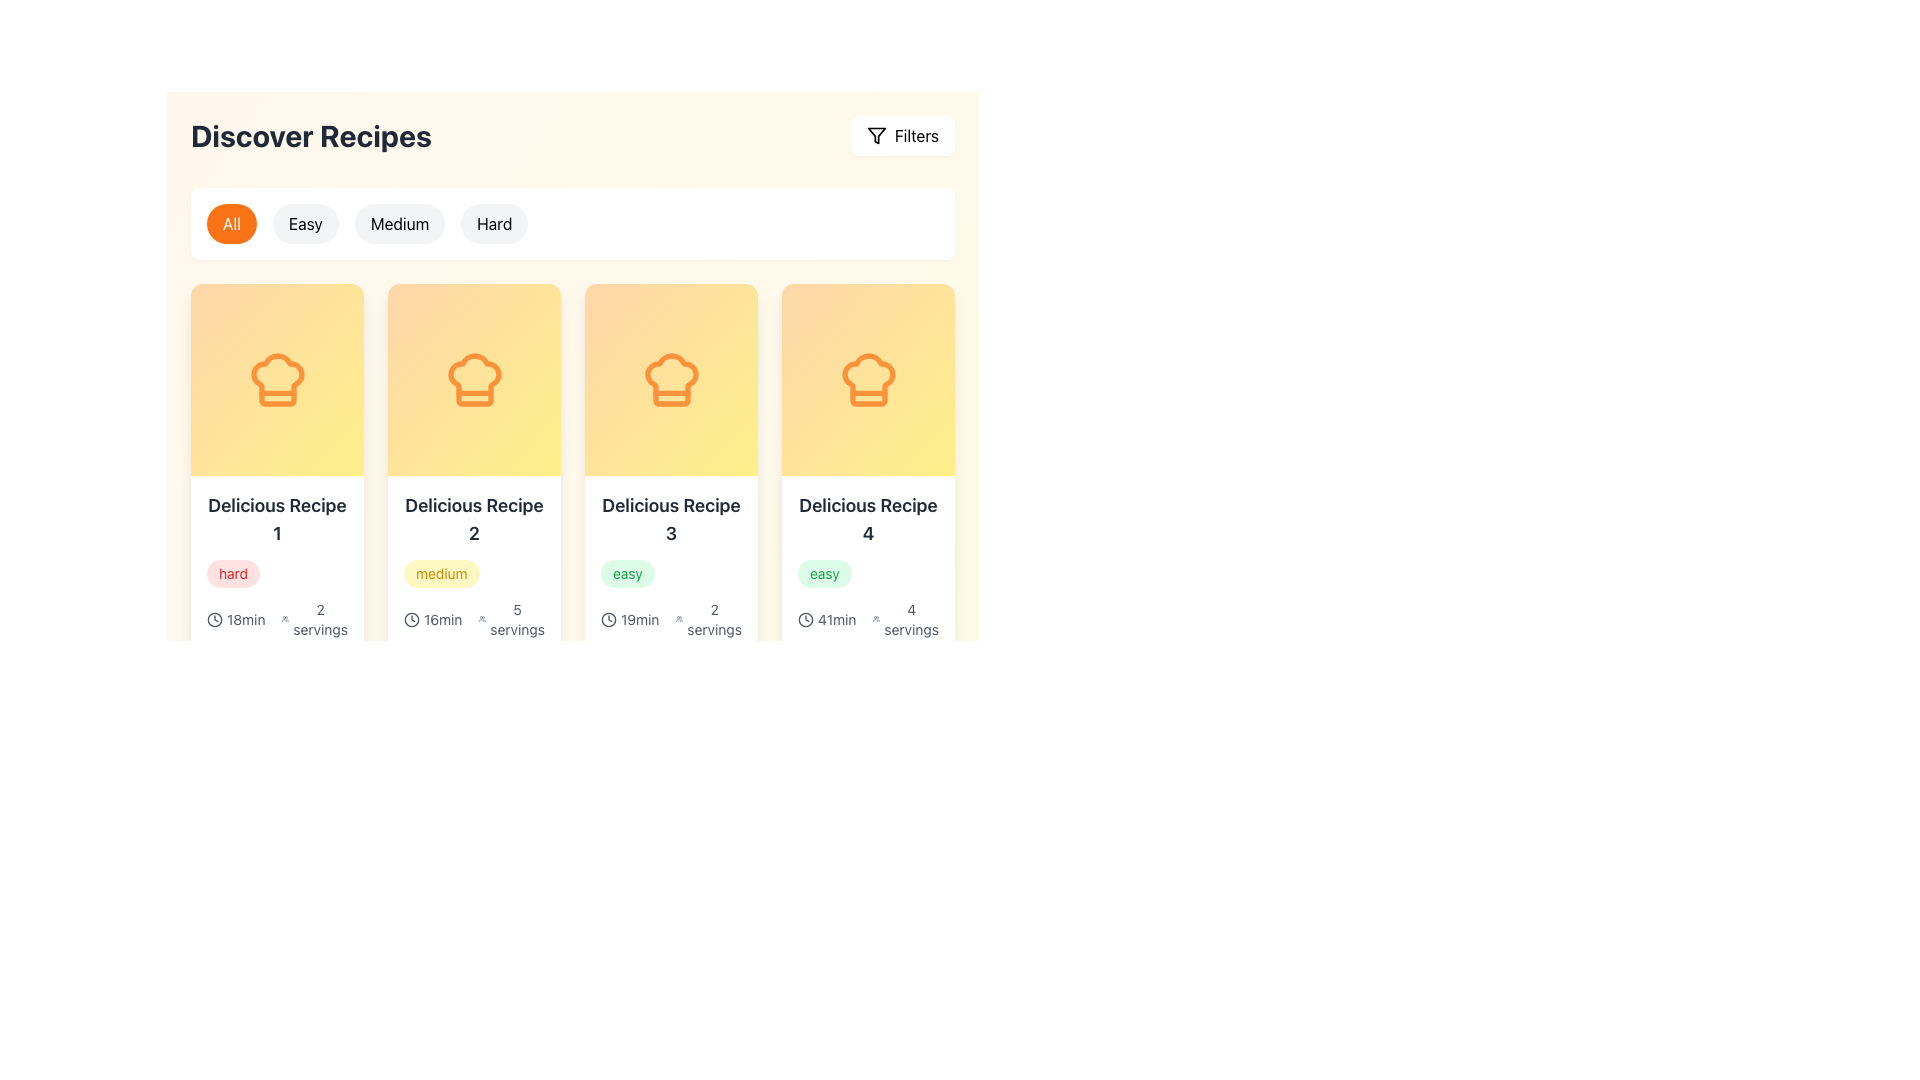  What do you see at coordinates (571, 223) in the screenshot?
I see `the 'All' button in the filter menu located below the 'Discover Recipes' title` at bounding box center [571, 223].